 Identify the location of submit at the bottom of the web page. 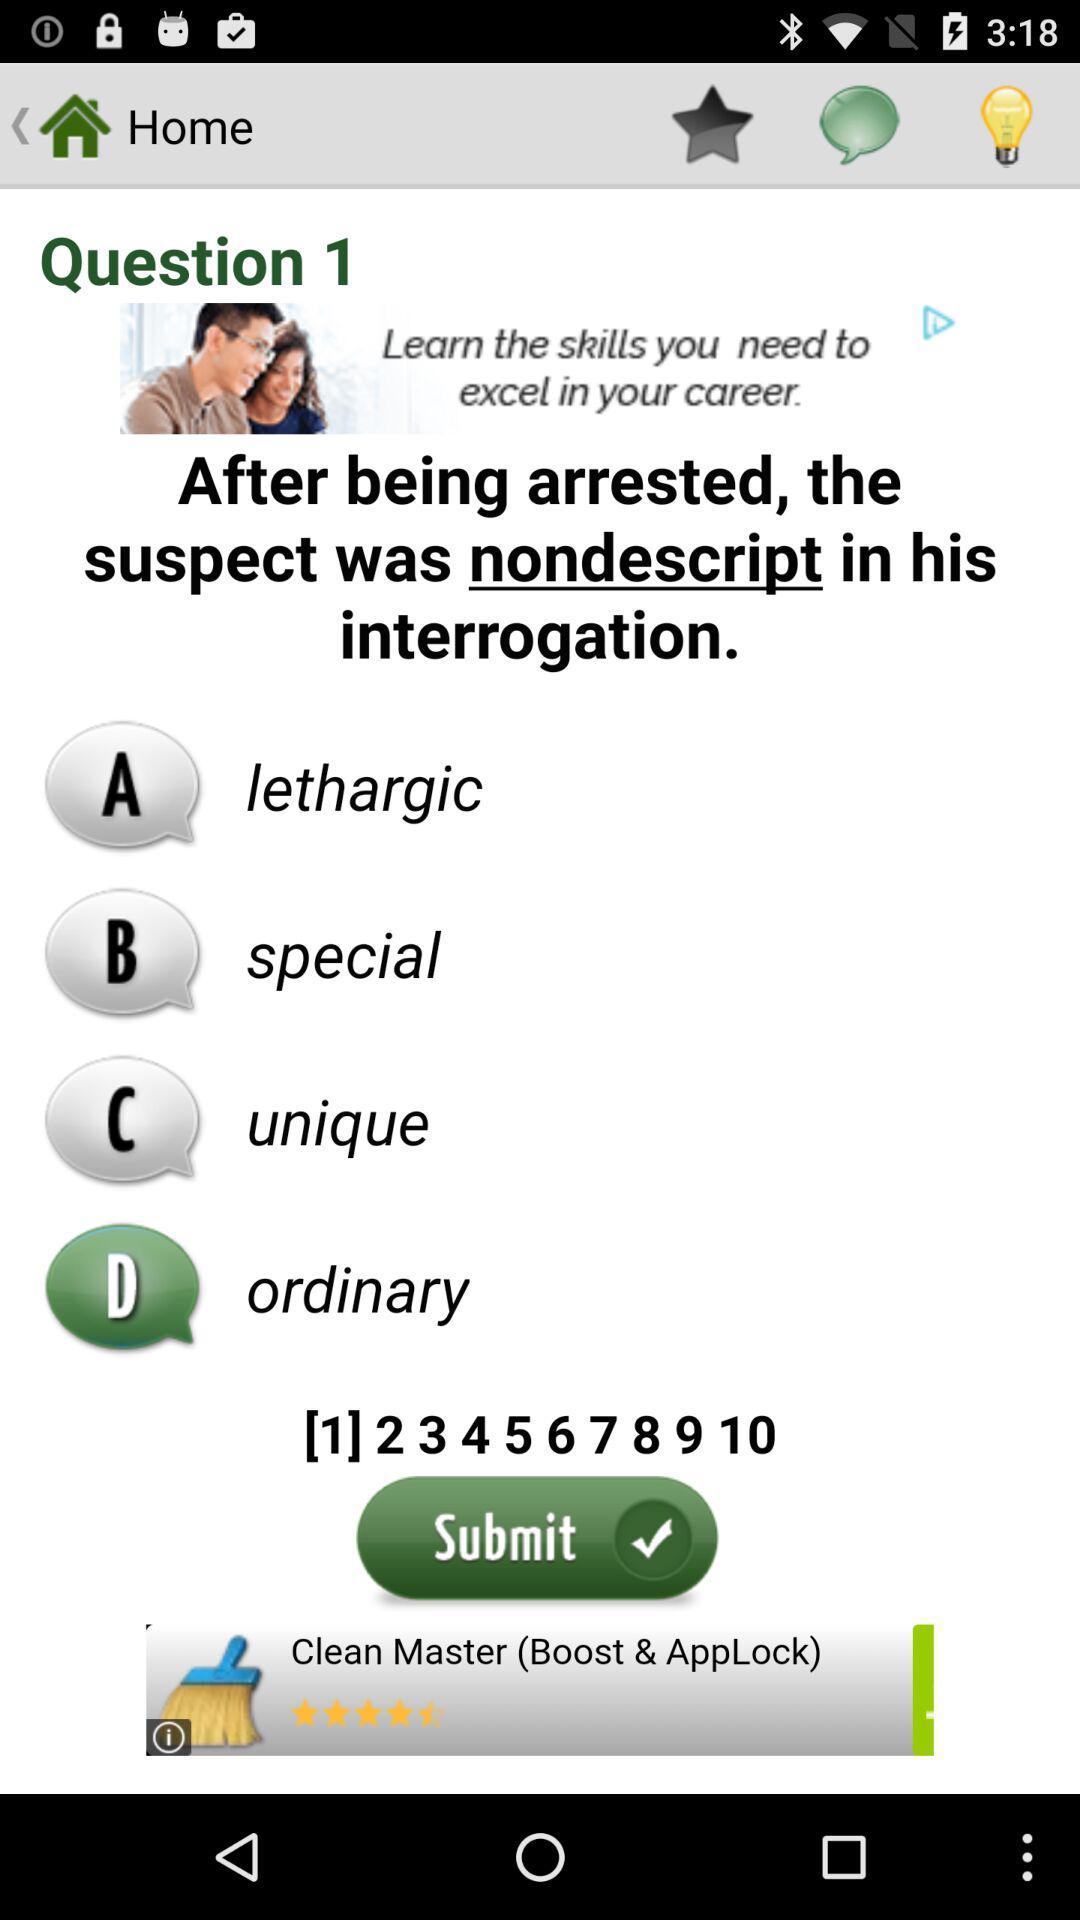
(540, 1544).